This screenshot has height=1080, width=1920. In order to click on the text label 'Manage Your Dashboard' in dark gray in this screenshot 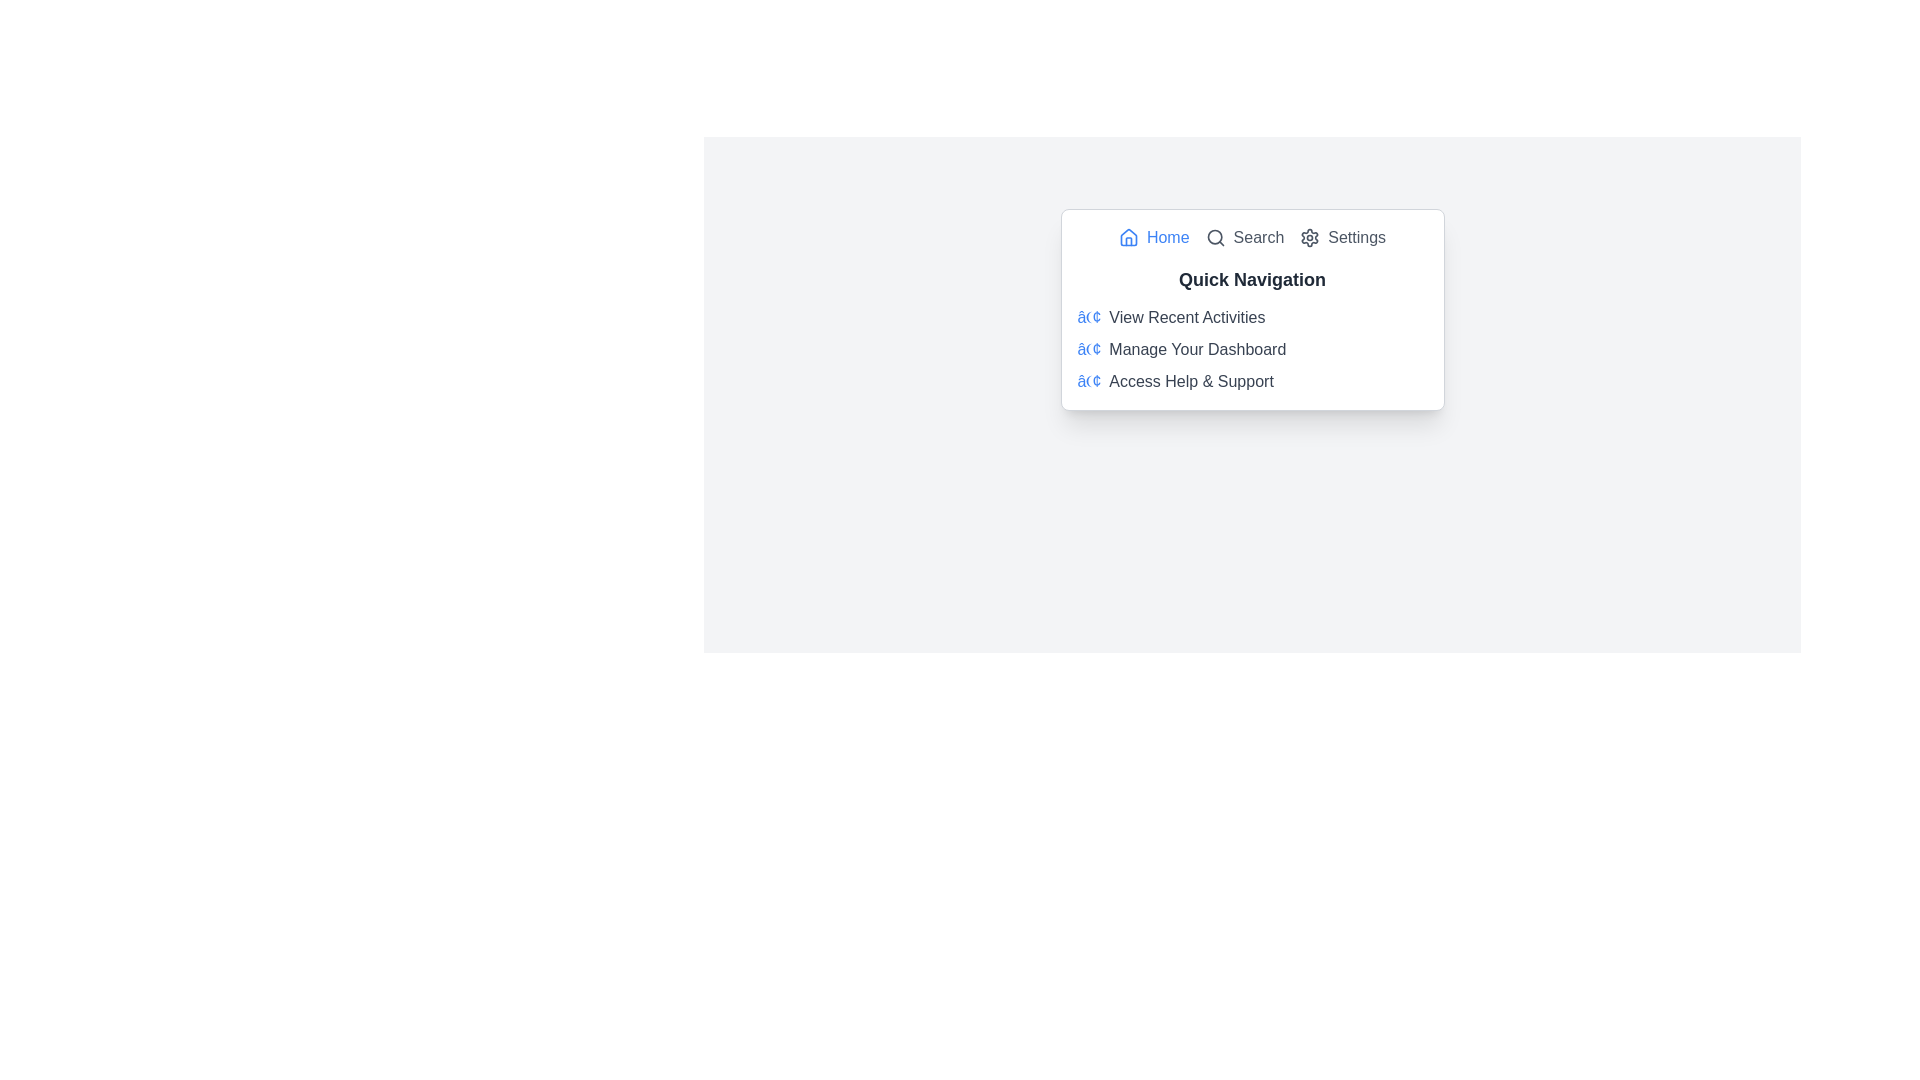, I will do `click(1197, 349)`.